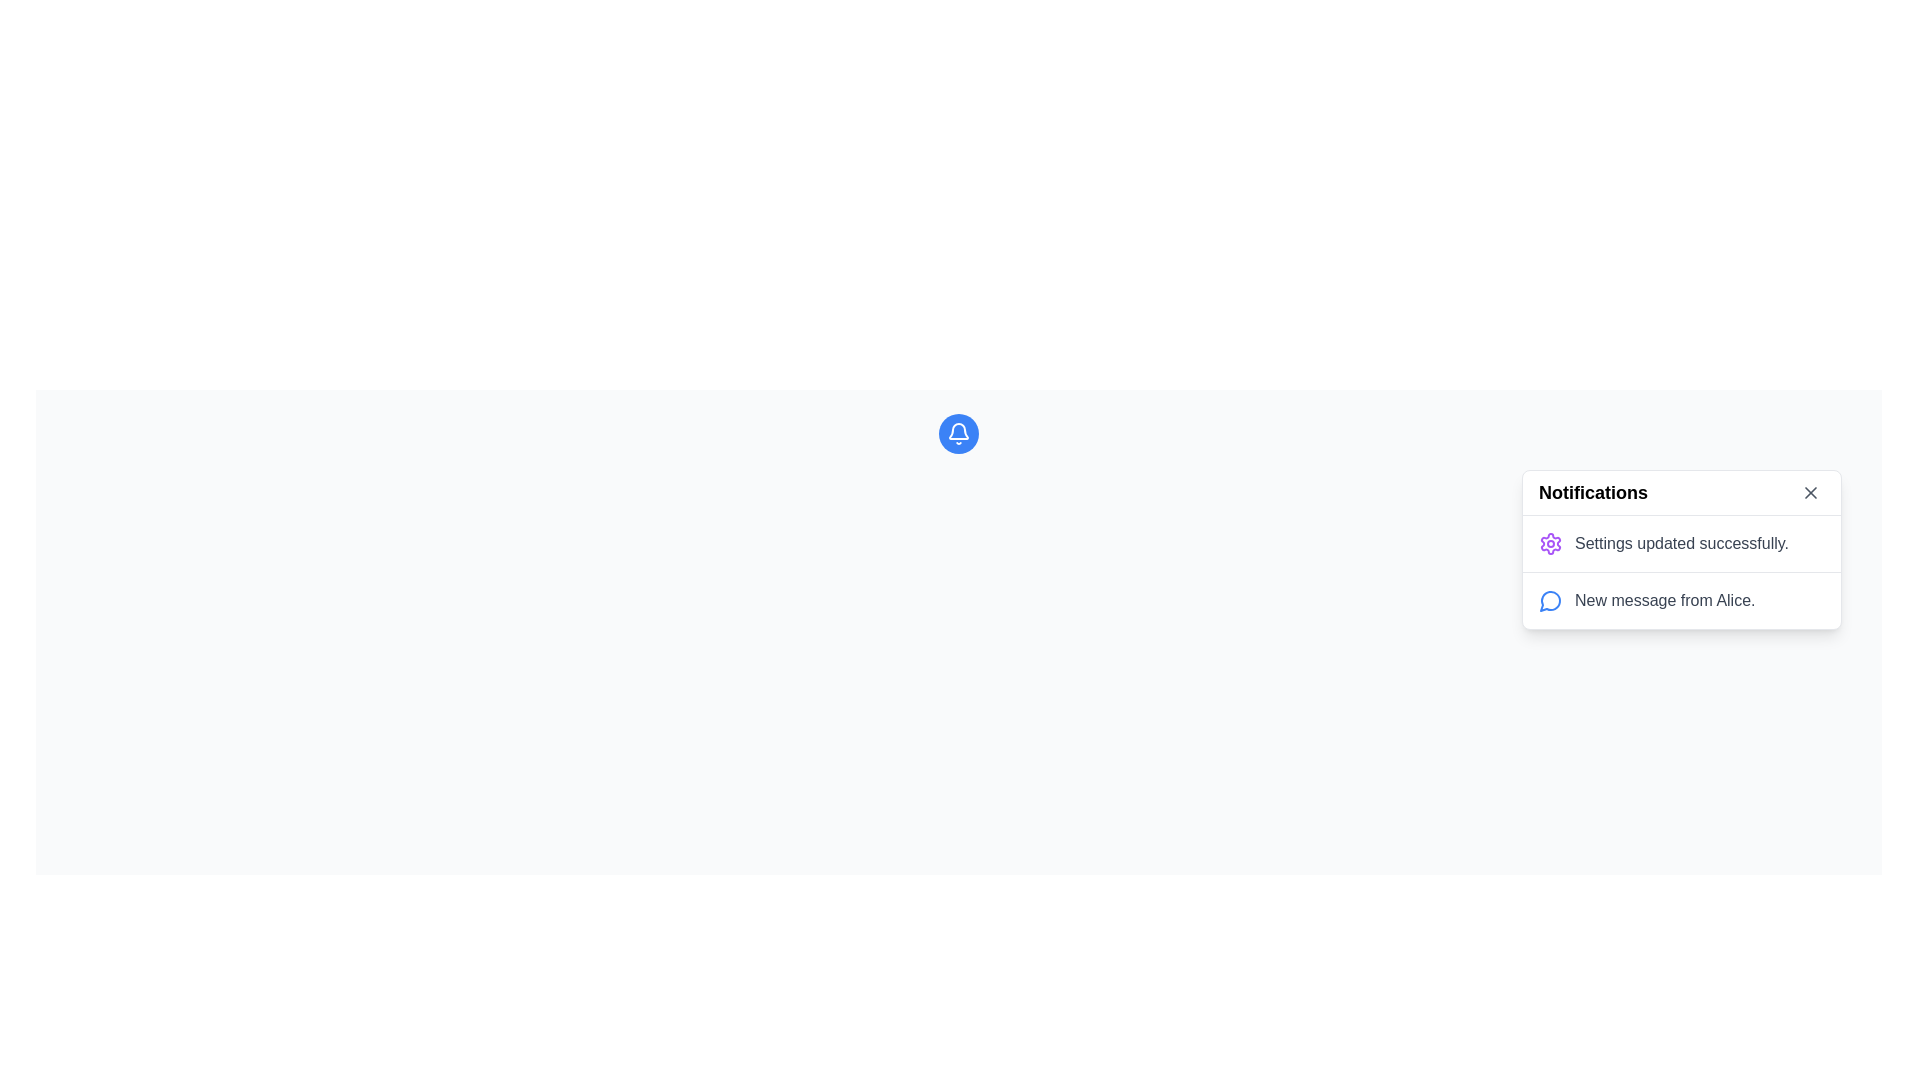  Describe the element at coordinates (1810, 493) in the screenshot. I see `the close button located in the top-right corner of the notification panel` at that location.